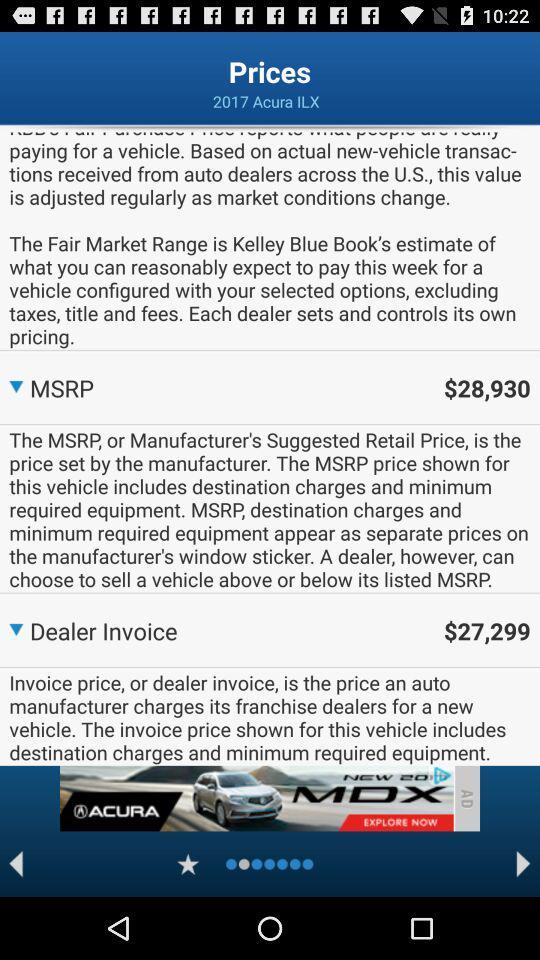 This screenshot has height=960, width=540. What do you see at coordinates (188, 924) in the screenshot?
I see `the star icon` at bounding box center [188, 924].